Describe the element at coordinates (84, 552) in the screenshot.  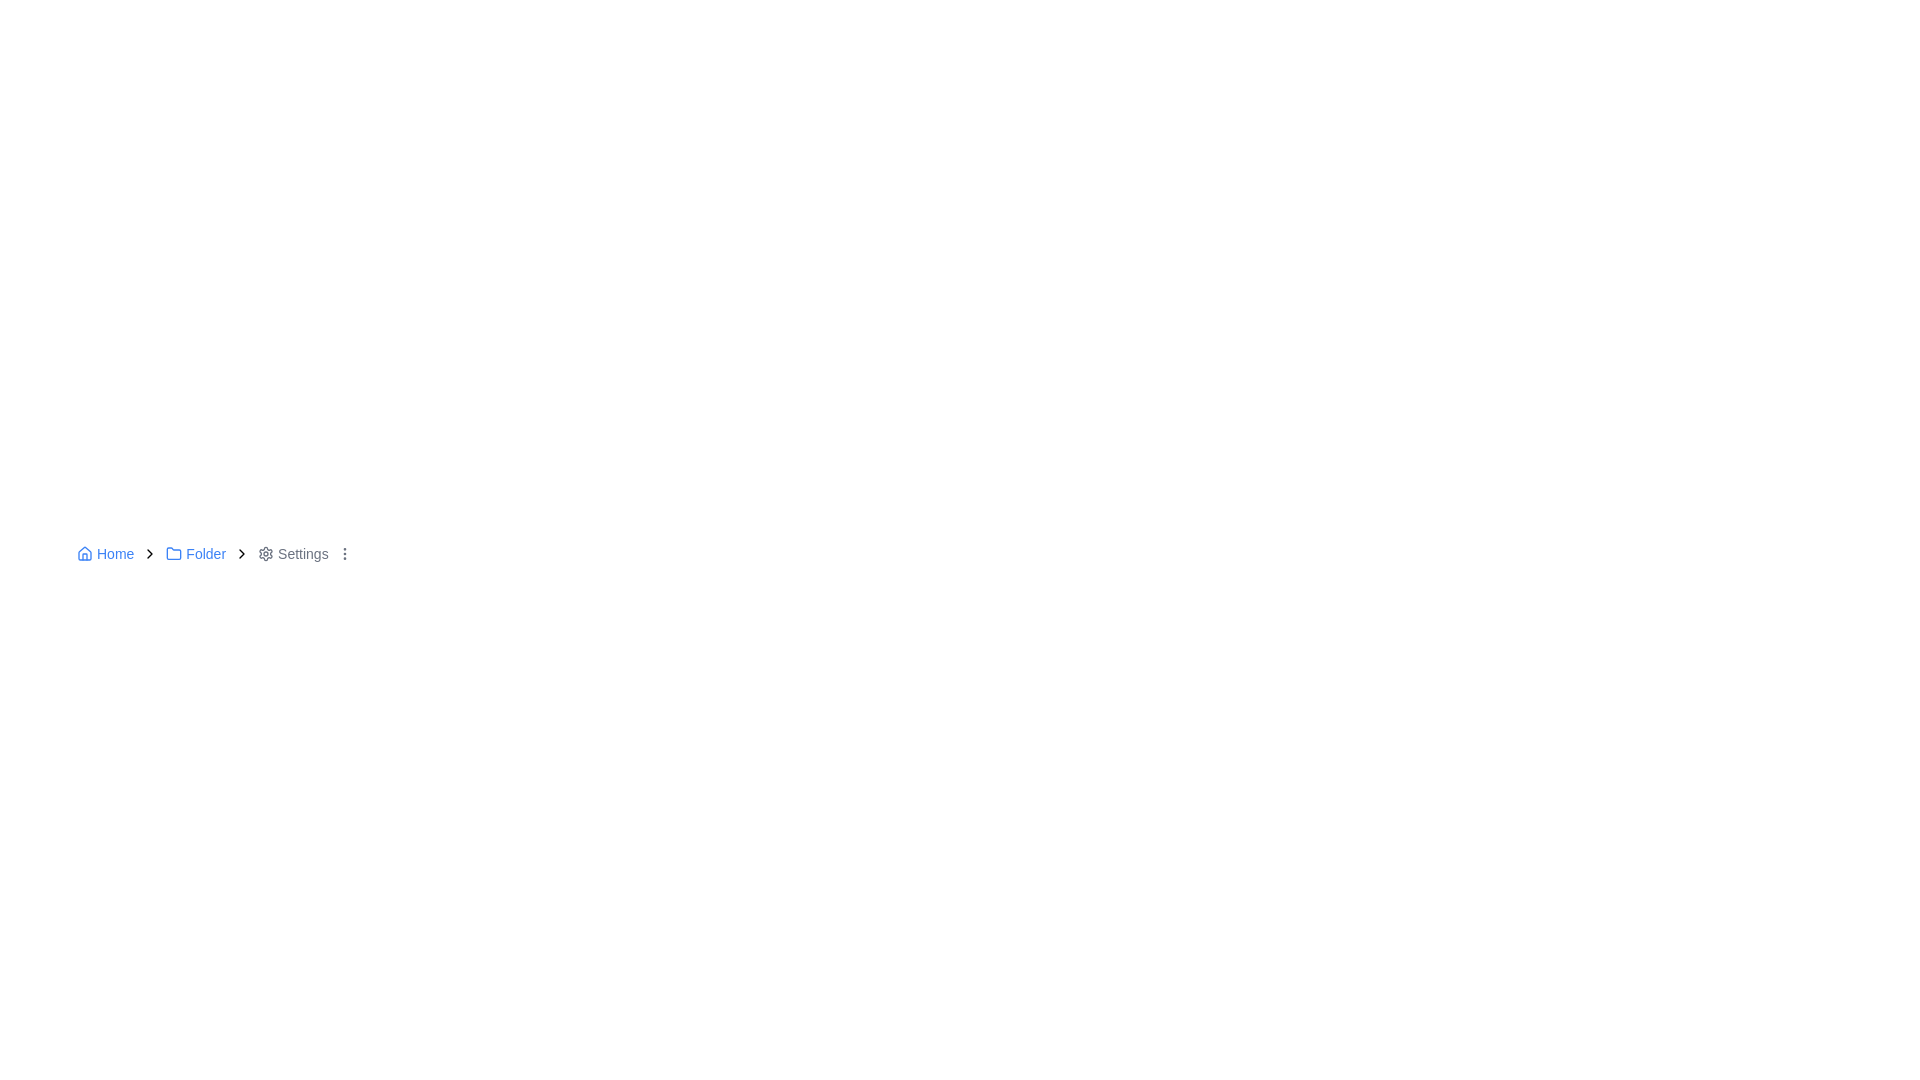
I see `the top outline portion of the house icon, which is a minimalistic SVG graphic located towards the left edge of the breadcrumb navigation bar` at that location.